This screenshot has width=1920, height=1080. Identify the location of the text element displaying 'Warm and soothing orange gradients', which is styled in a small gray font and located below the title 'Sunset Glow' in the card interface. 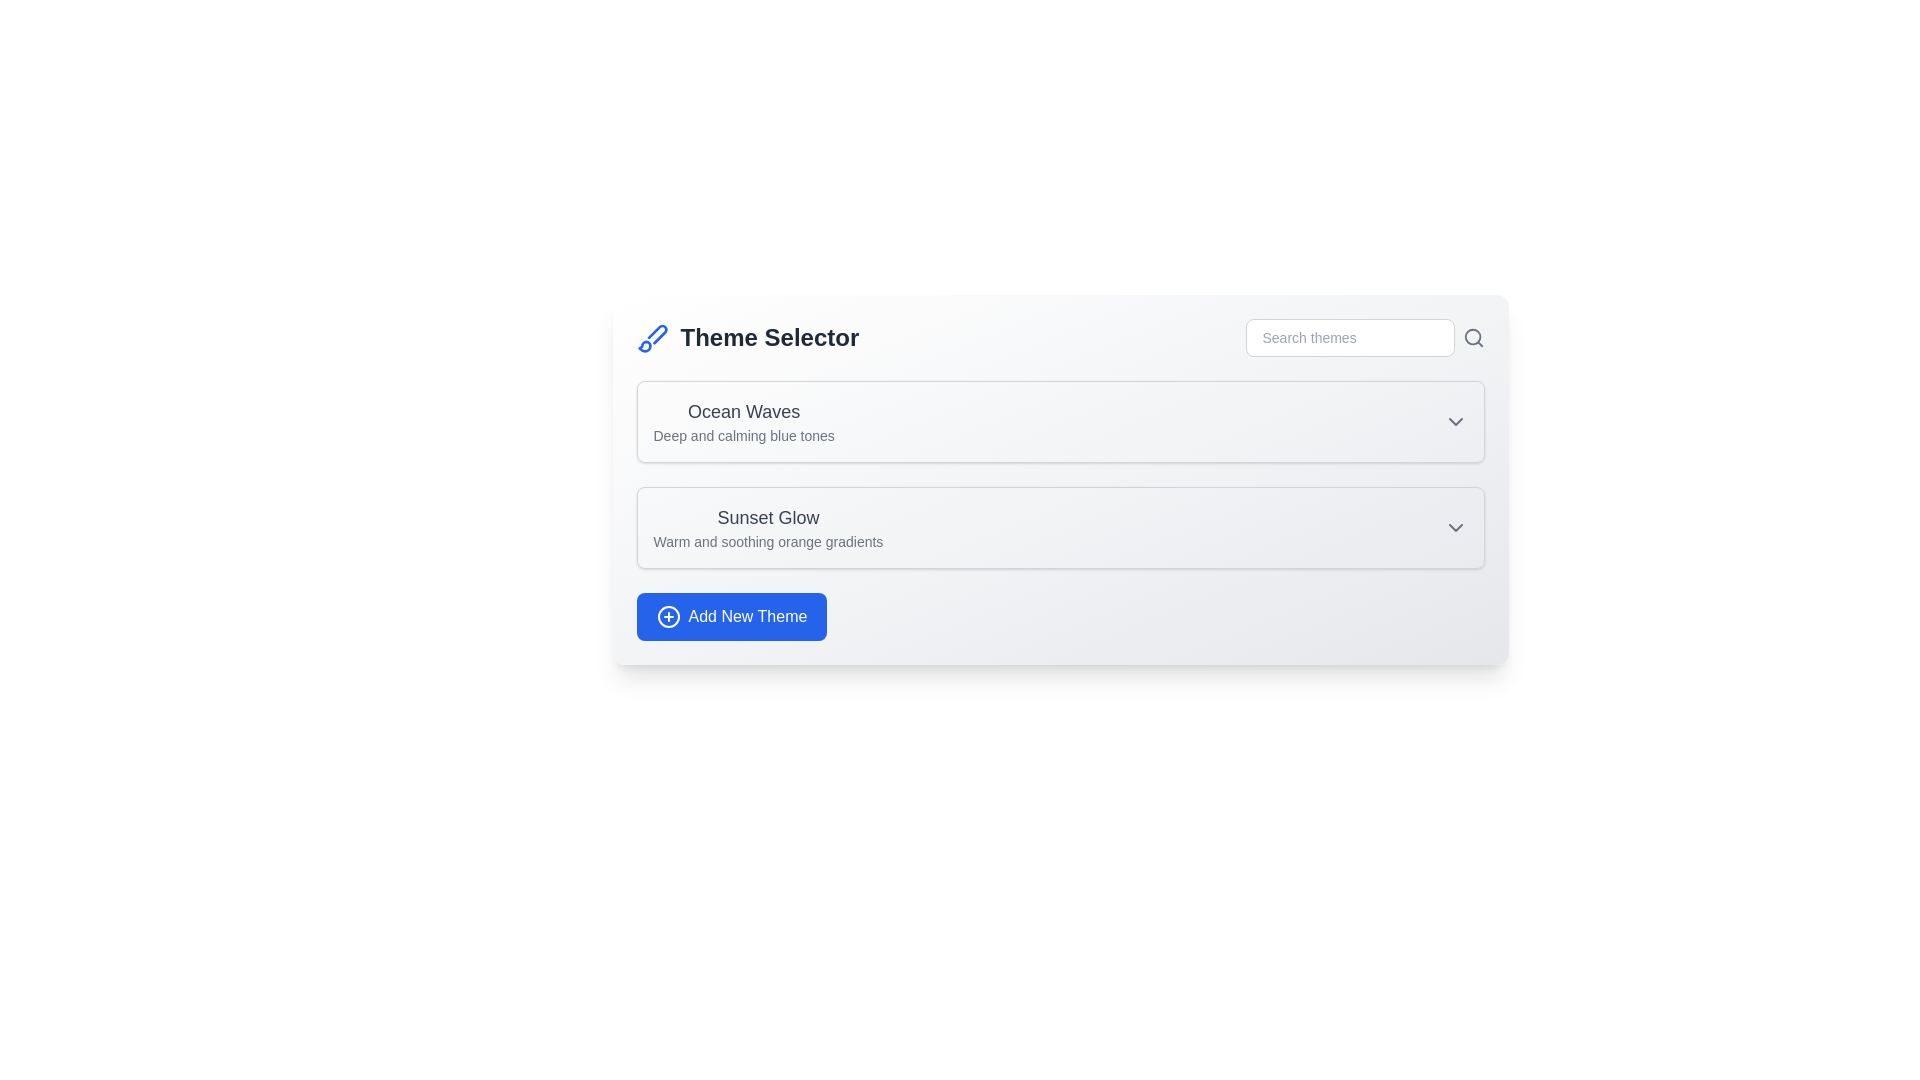
(767, 542).